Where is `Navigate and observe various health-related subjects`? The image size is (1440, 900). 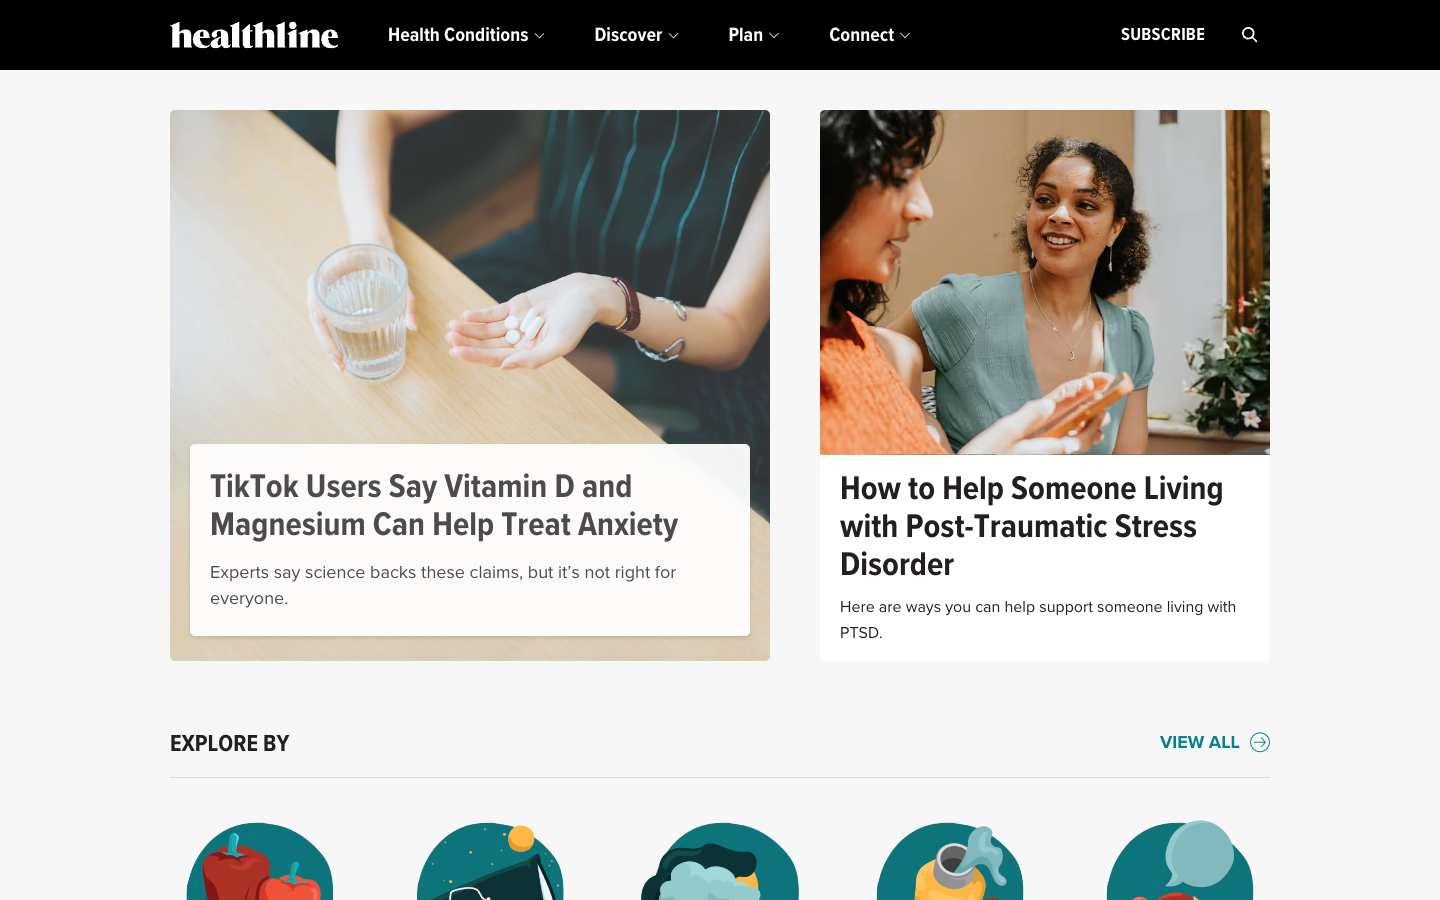
Navigate and observe various health-related subjects is located at coordinates (1214, 743).